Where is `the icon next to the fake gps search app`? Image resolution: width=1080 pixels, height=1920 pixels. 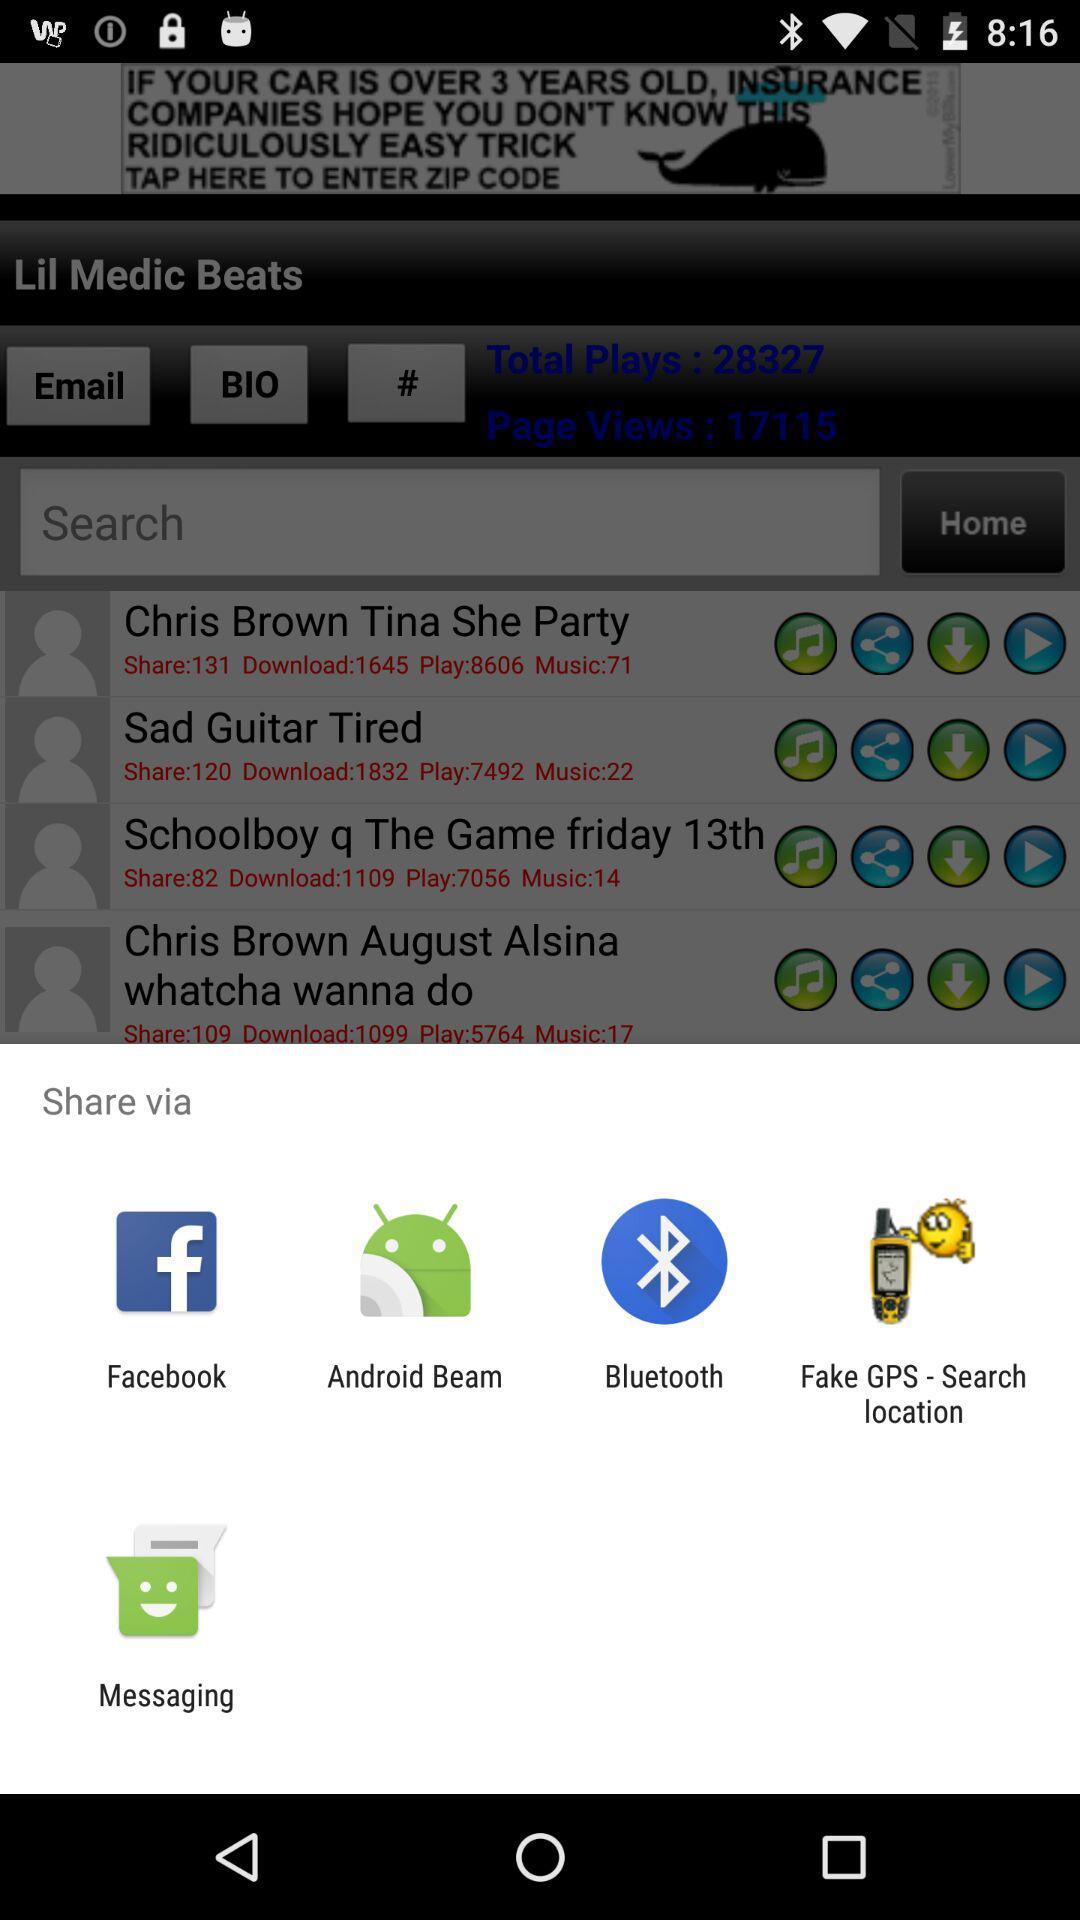 the icon next to the fake gps search app is located at coordinates (664, 1392).